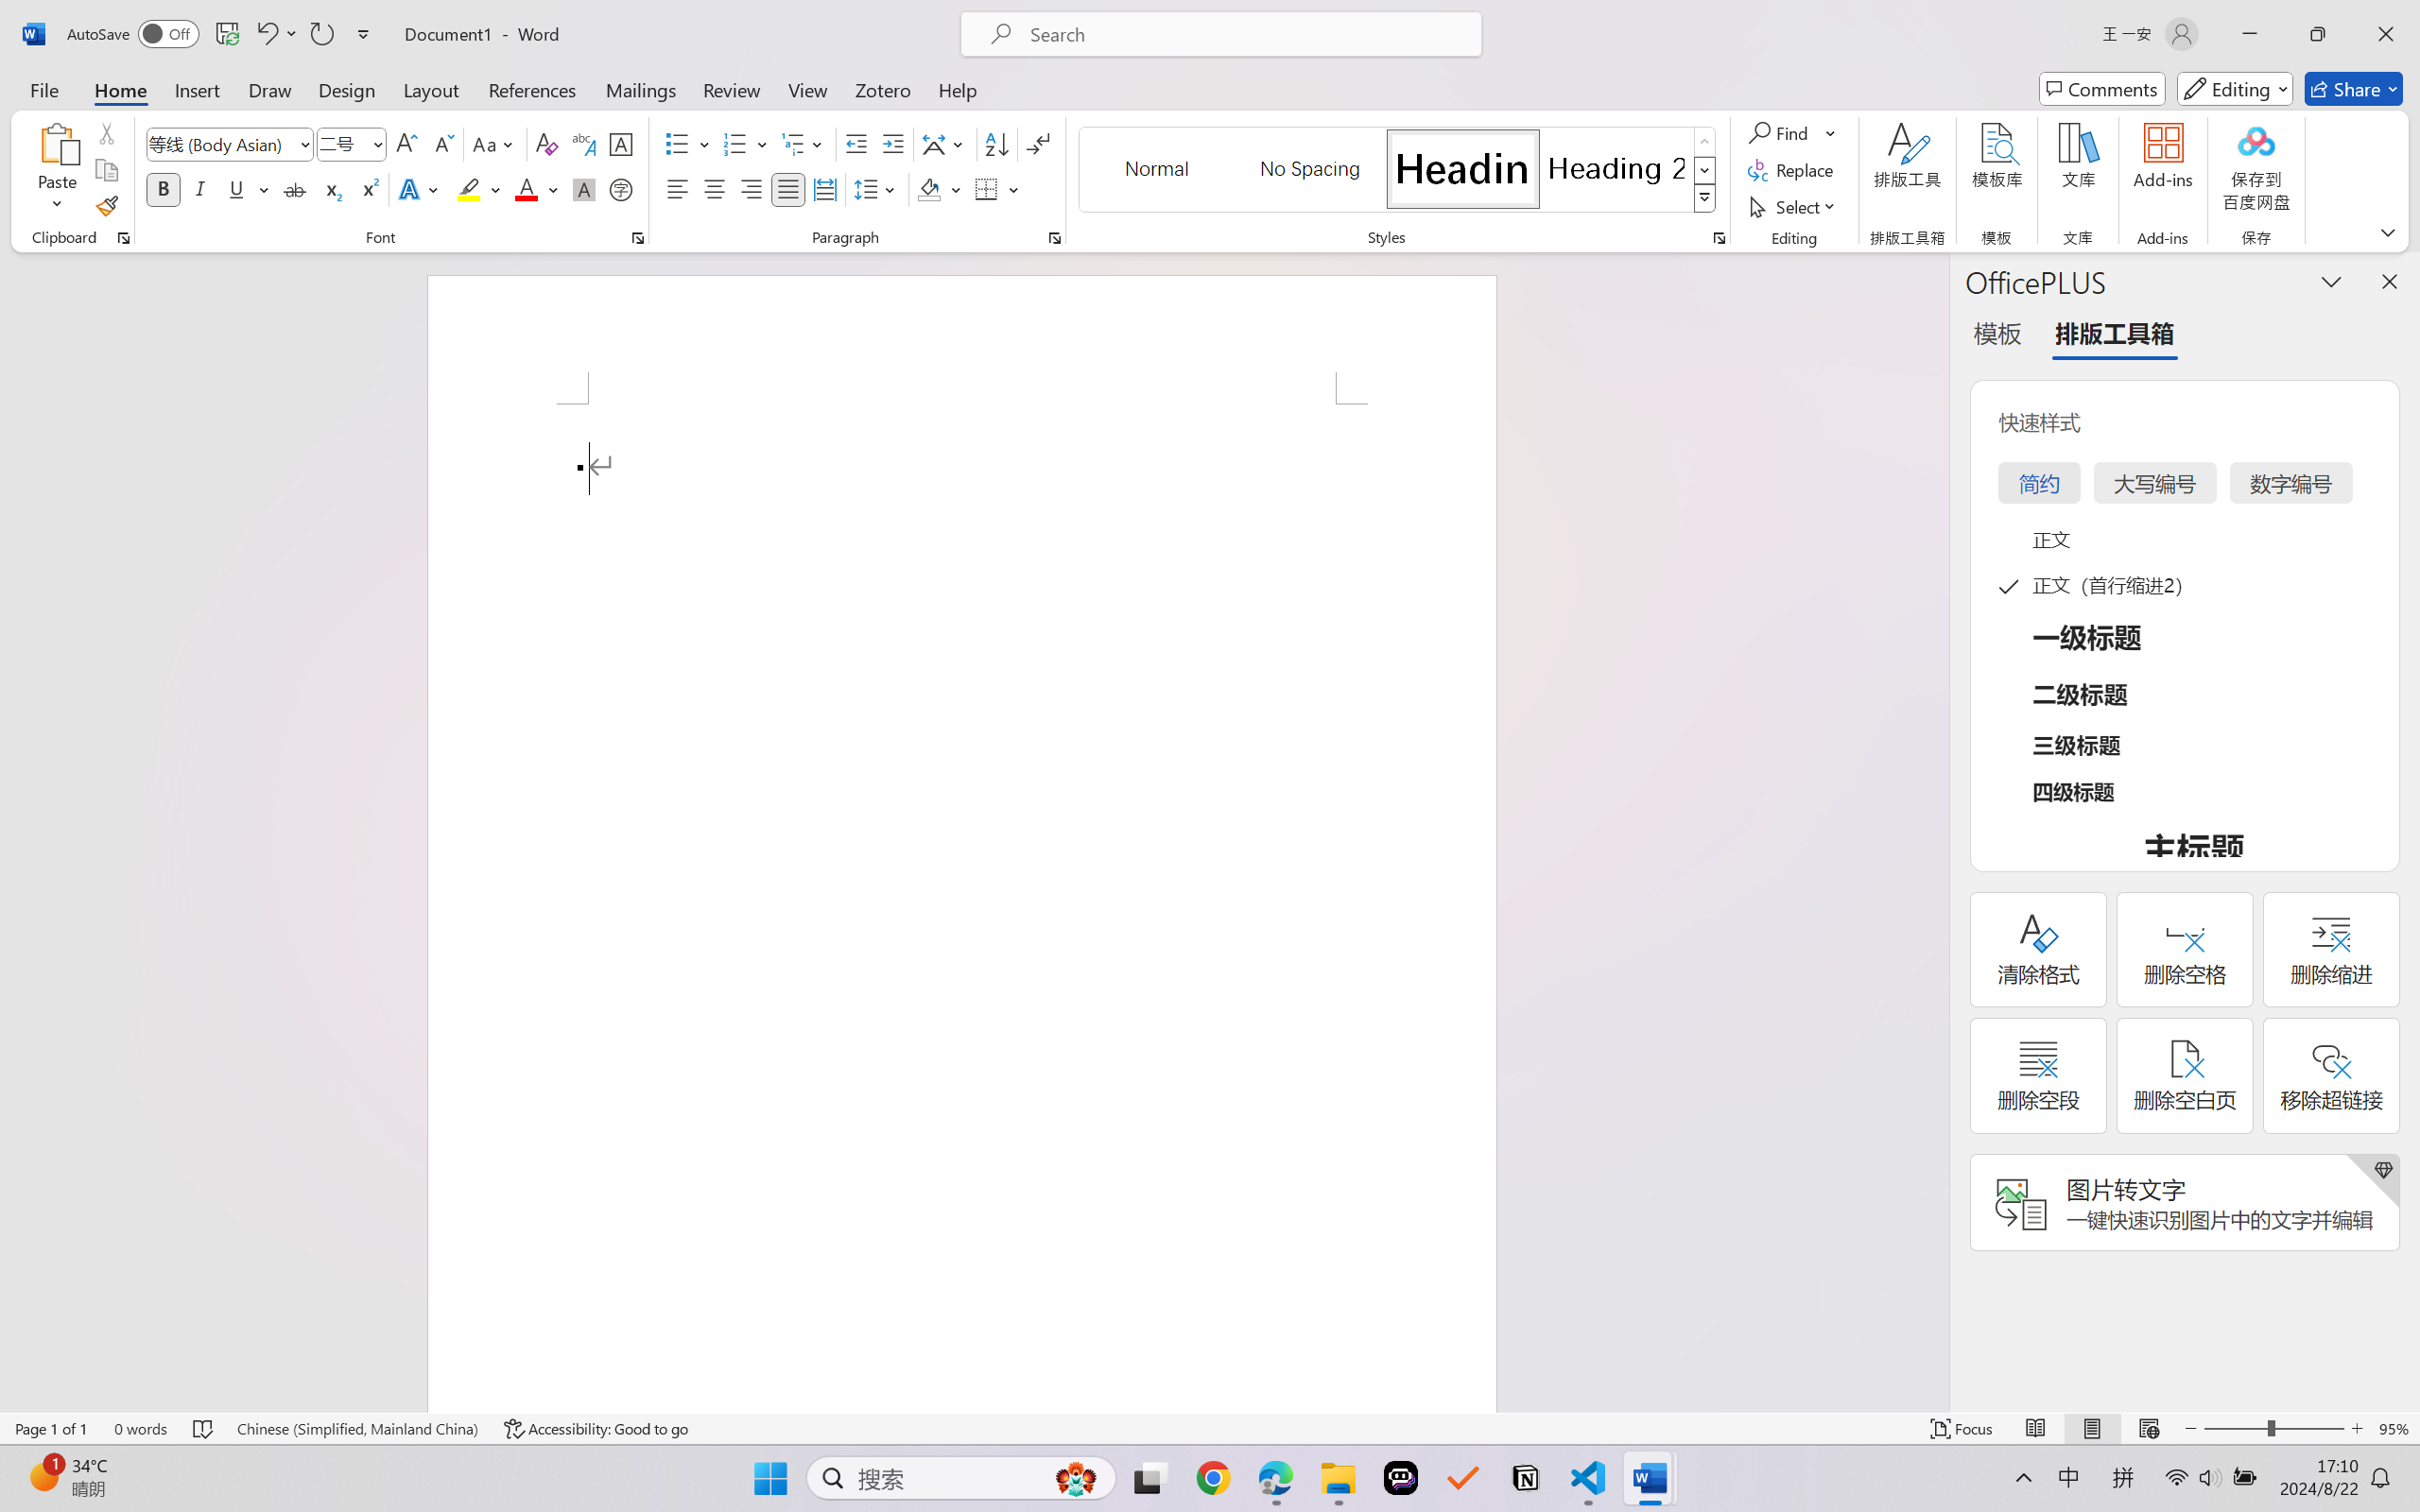  I want to click on 'Page 1 content', so click(961, 907).